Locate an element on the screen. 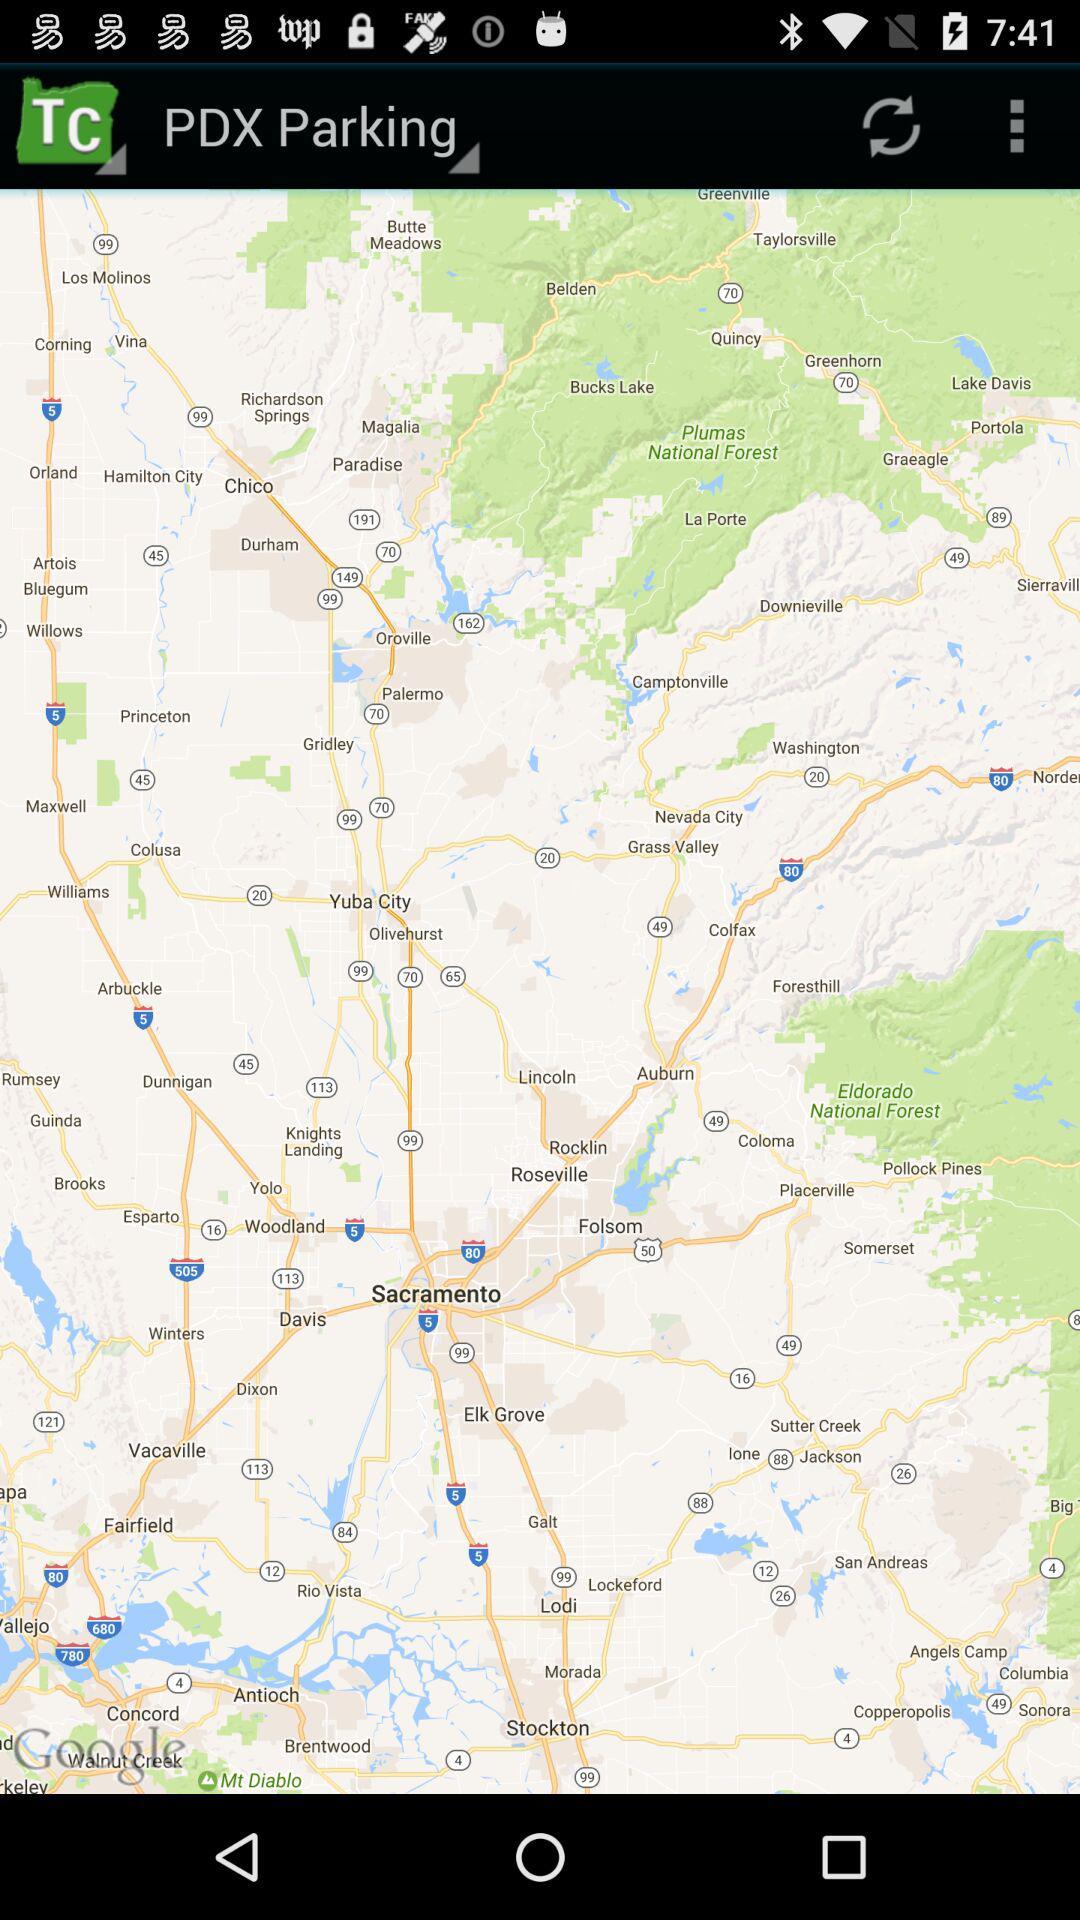  the item to the left of the pdx parking is located at coordinates (72, 124).